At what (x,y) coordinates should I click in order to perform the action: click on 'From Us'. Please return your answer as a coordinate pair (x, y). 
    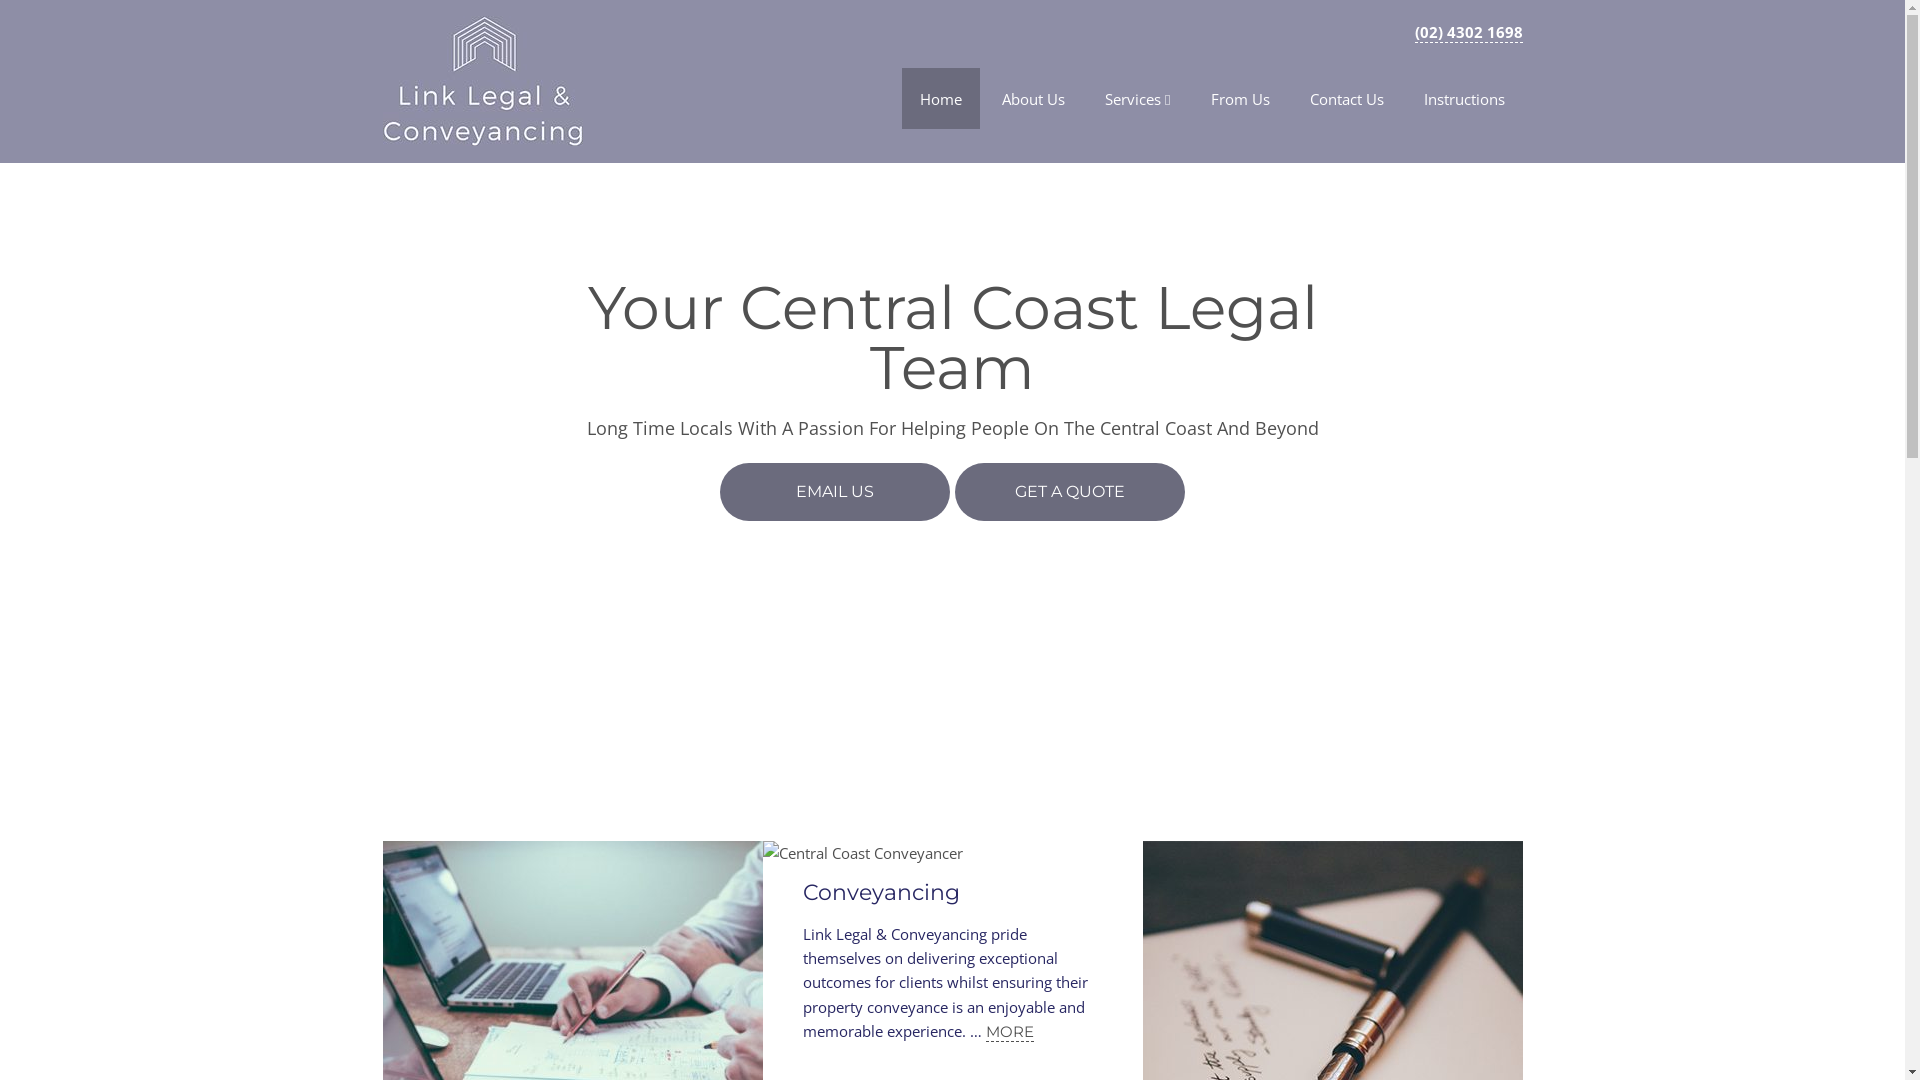
    Looking at the image, I should click on (1191, 98).